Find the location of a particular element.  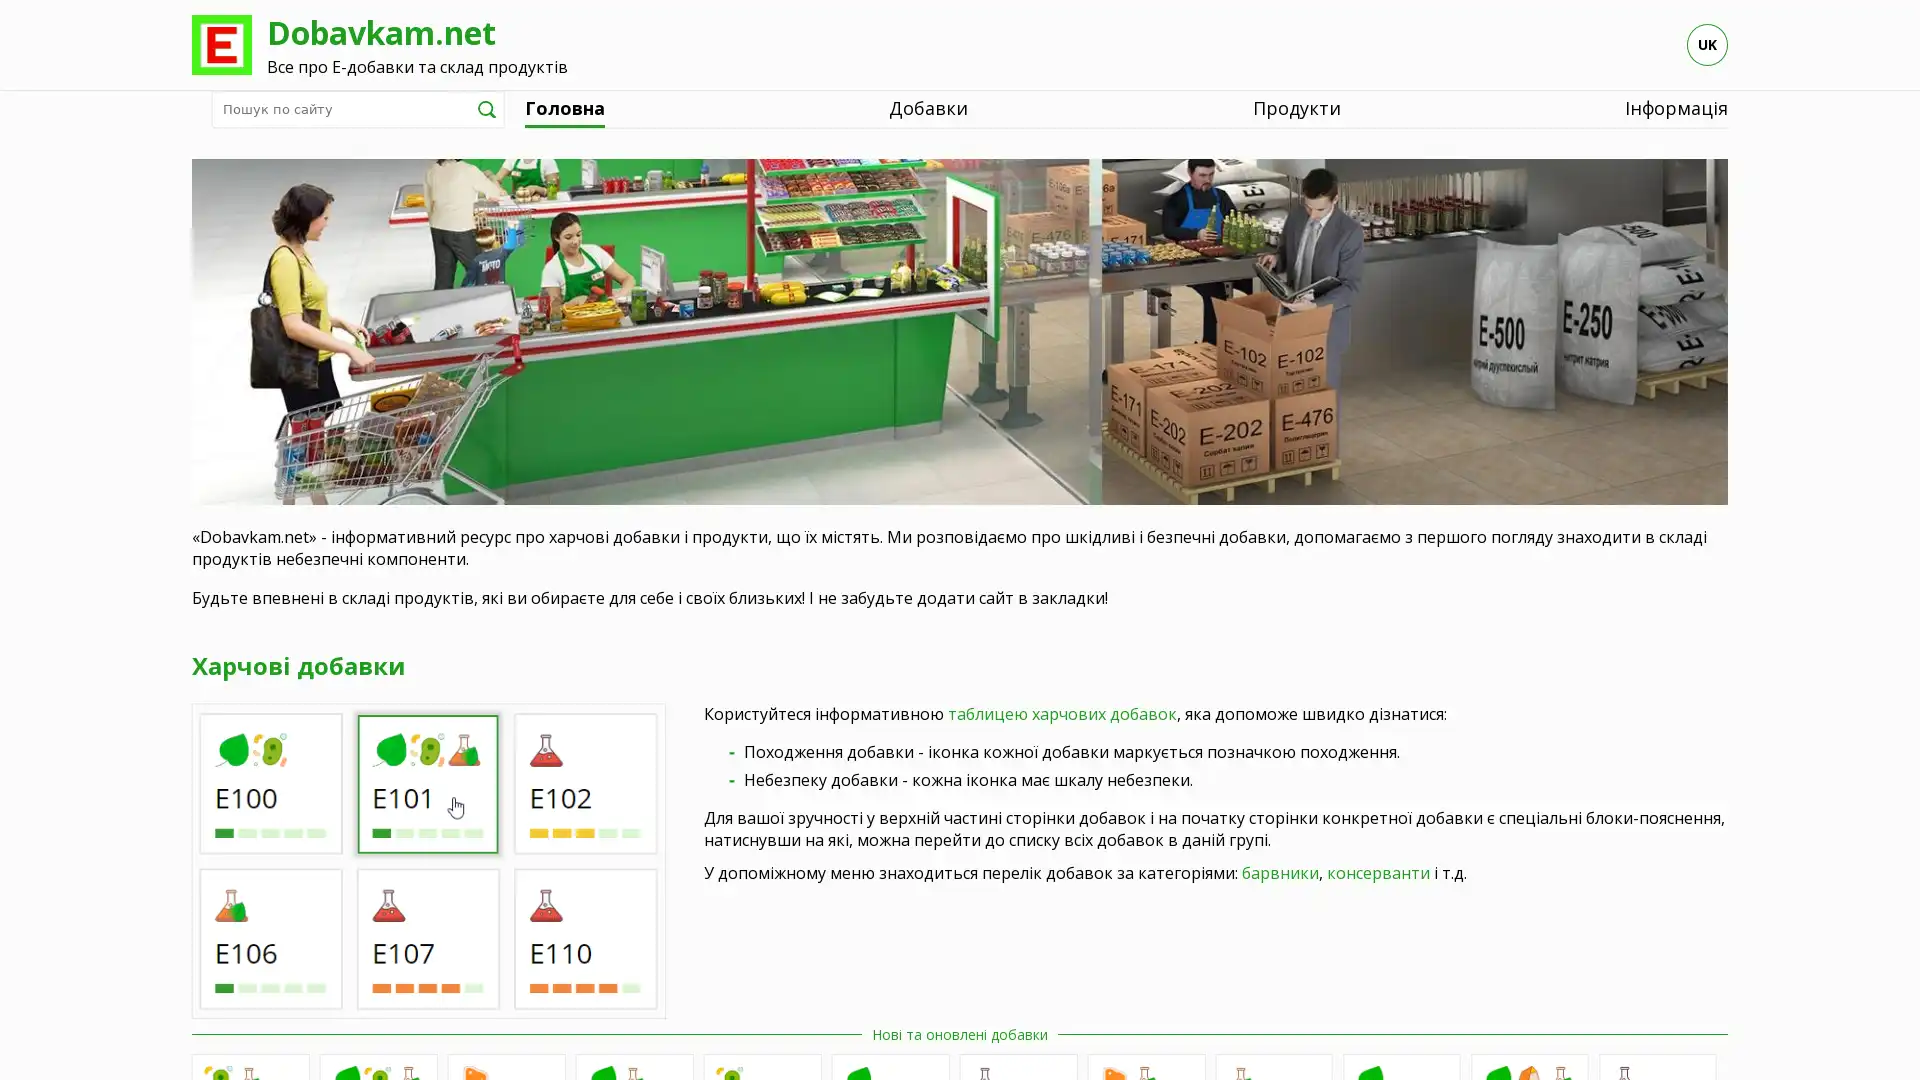

Apply is located at coordinates (486, 108).